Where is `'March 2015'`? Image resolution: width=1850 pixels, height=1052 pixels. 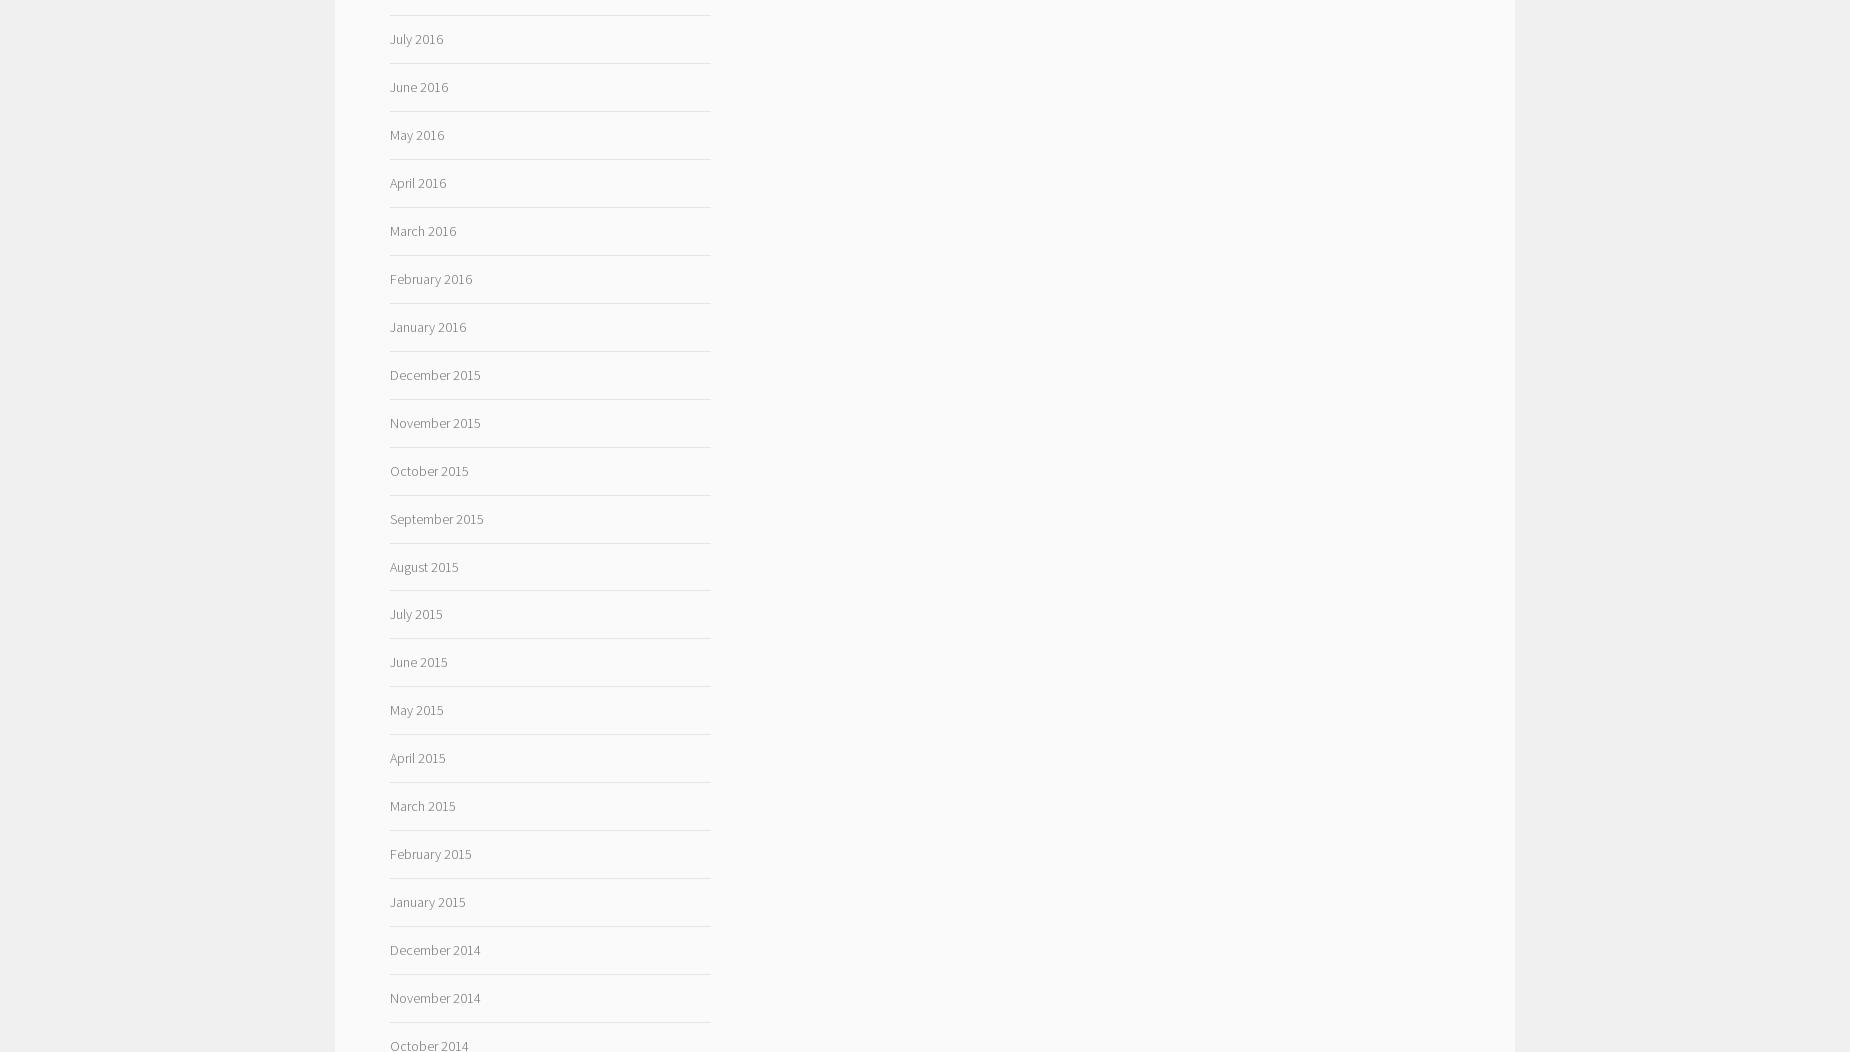
'March 2015' is located at coordinates (388, 806).